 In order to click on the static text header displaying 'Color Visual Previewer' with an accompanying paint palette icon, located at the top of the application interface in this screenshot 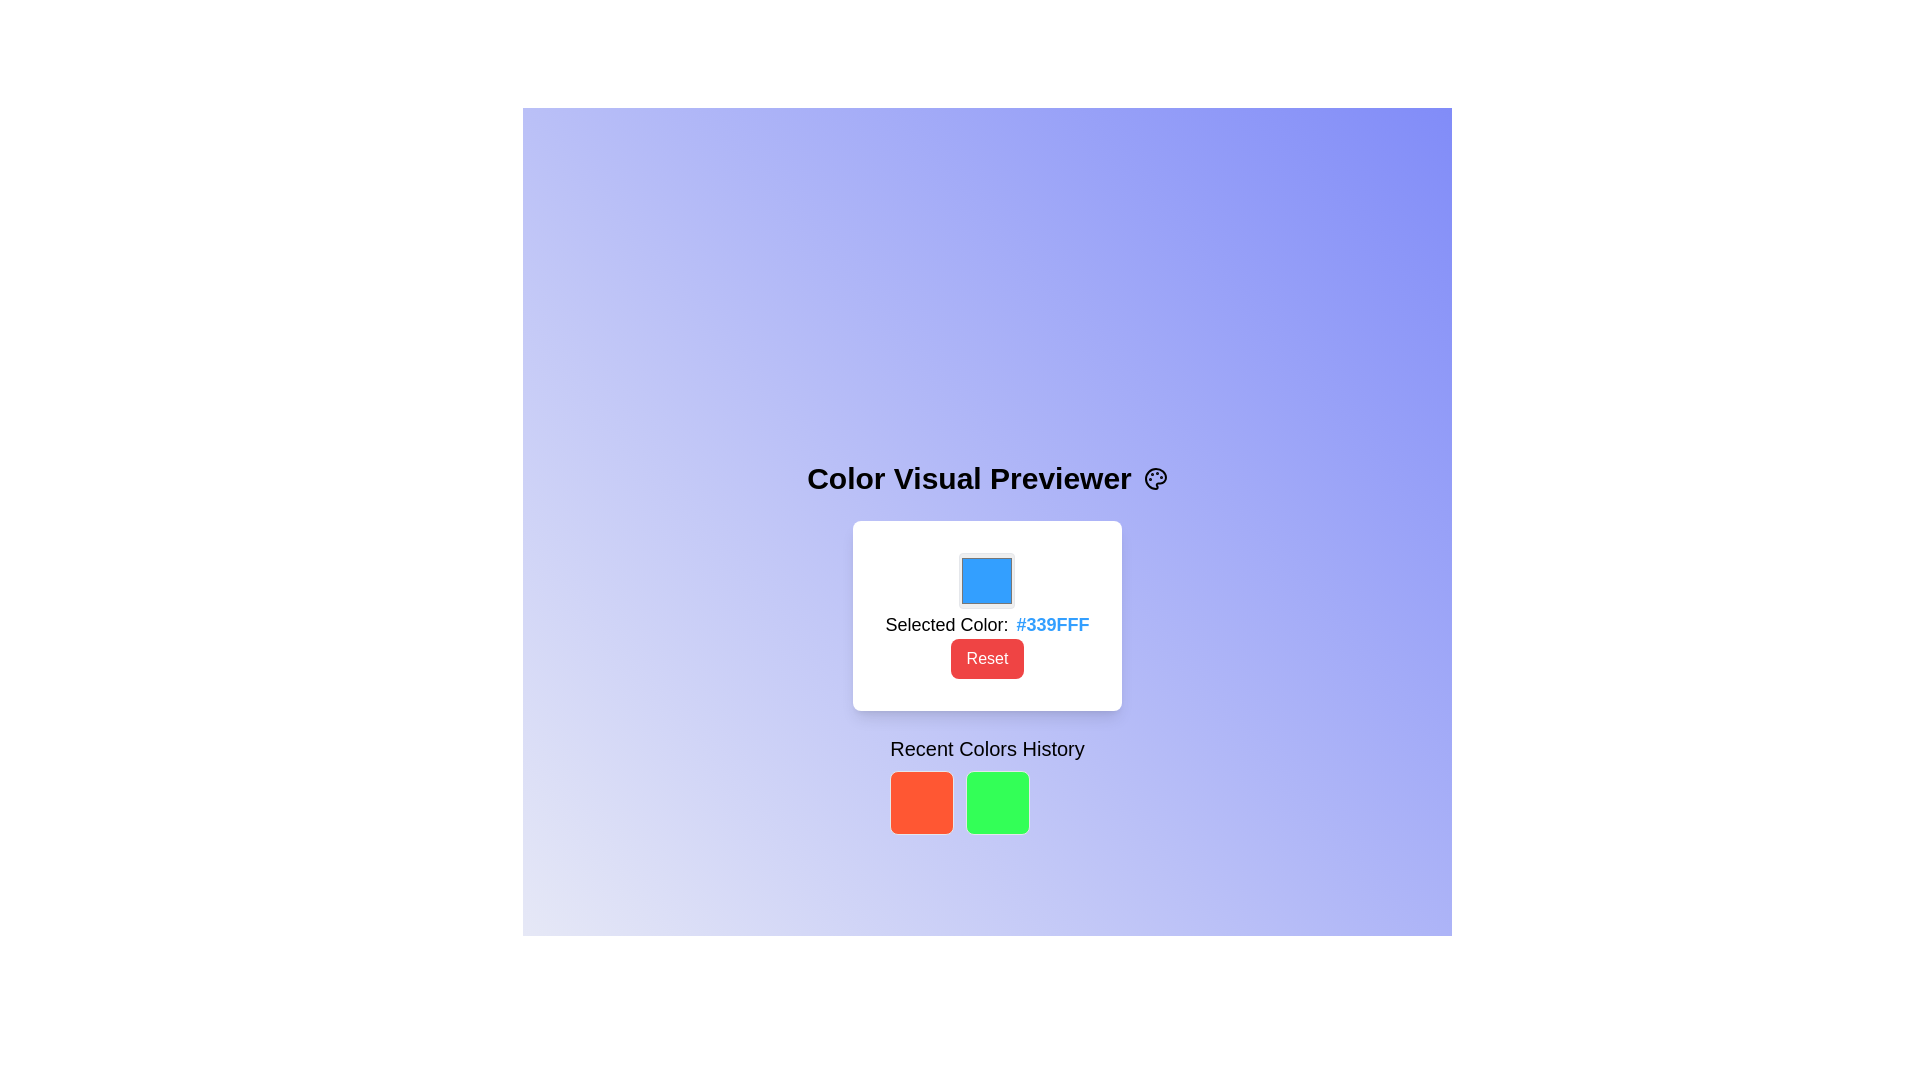, I will do `click(987, 478)`.